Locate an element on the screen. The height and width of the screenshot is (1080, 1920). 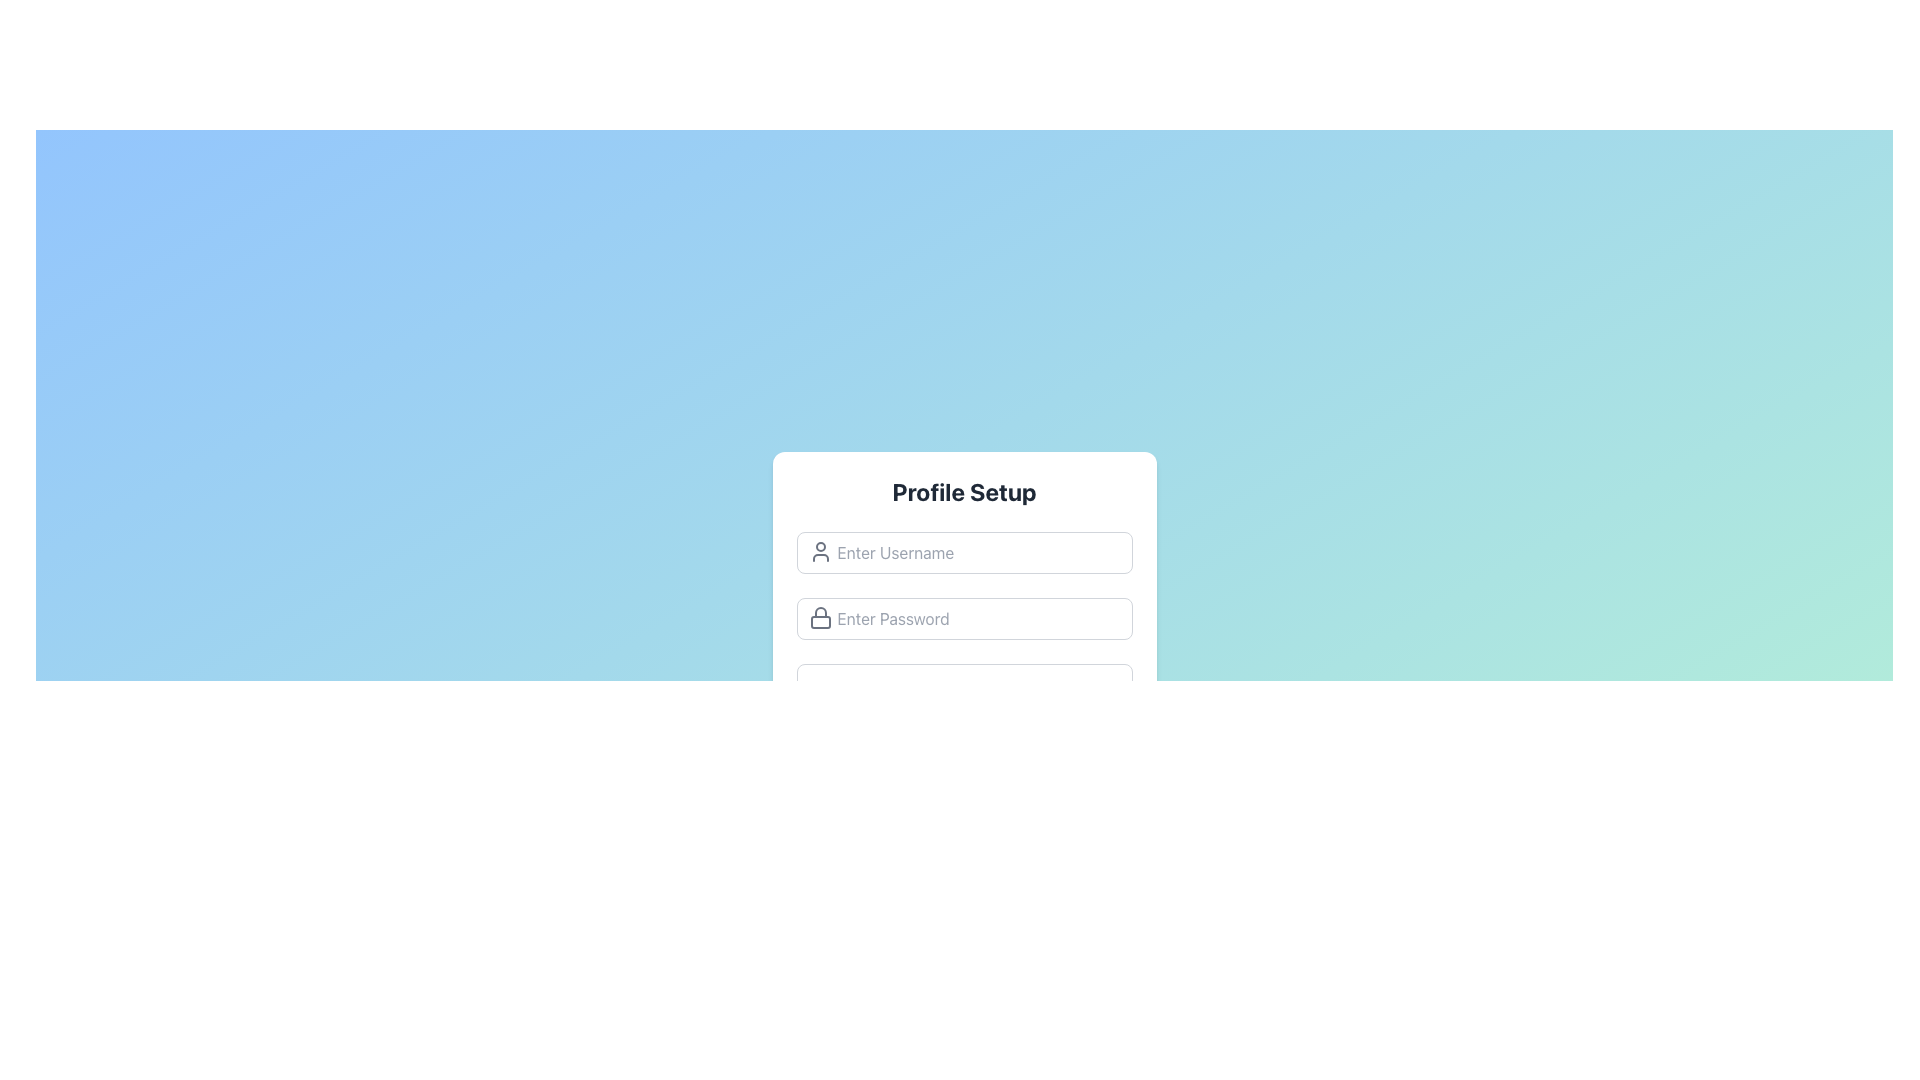
the lock icon located to the left of the 'Enter Password' input field, which indicates that the adjacent field is for entering a password is located at coordinates (820, 616).